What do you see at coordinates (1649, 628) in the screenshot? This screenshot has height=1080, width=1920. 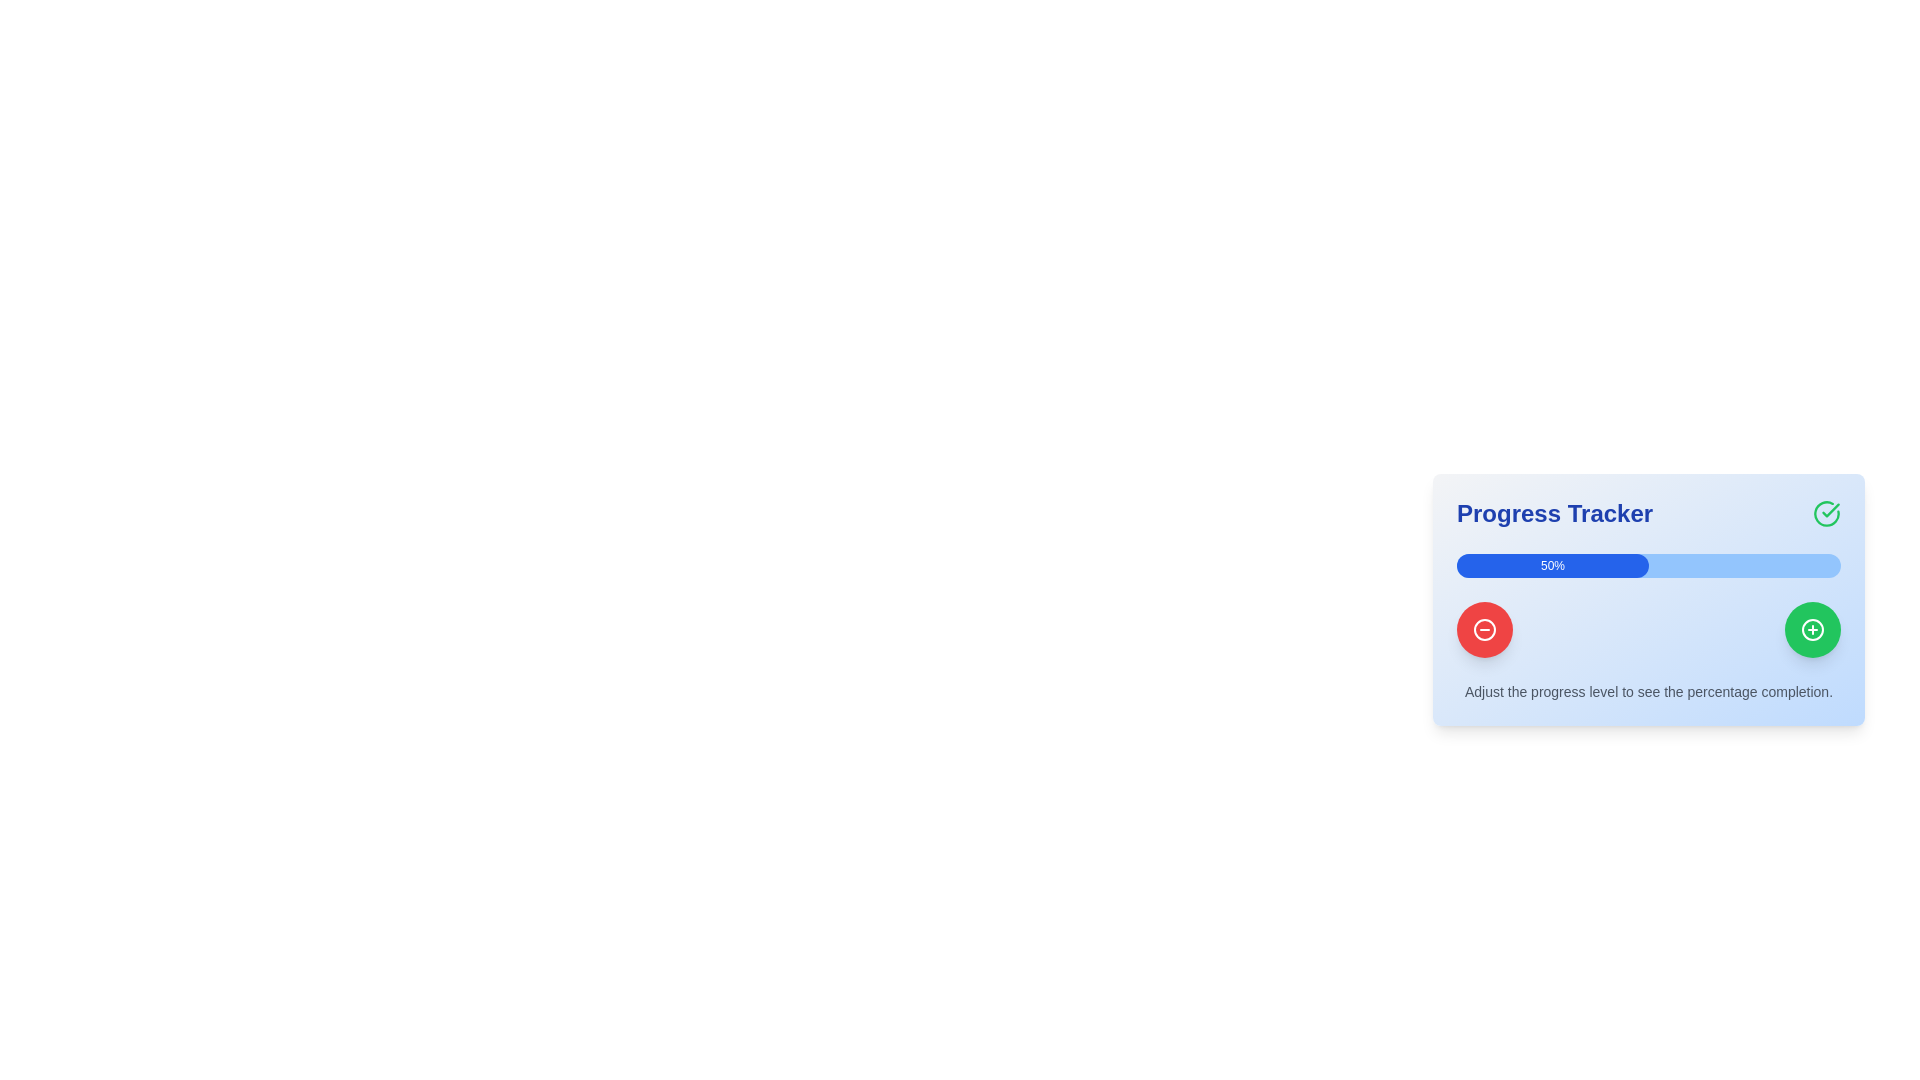 I see `the minus button in the Custom control group located below the blue progress bar labeled '50%' to decrease a value` at bounding box center [1649, 628].